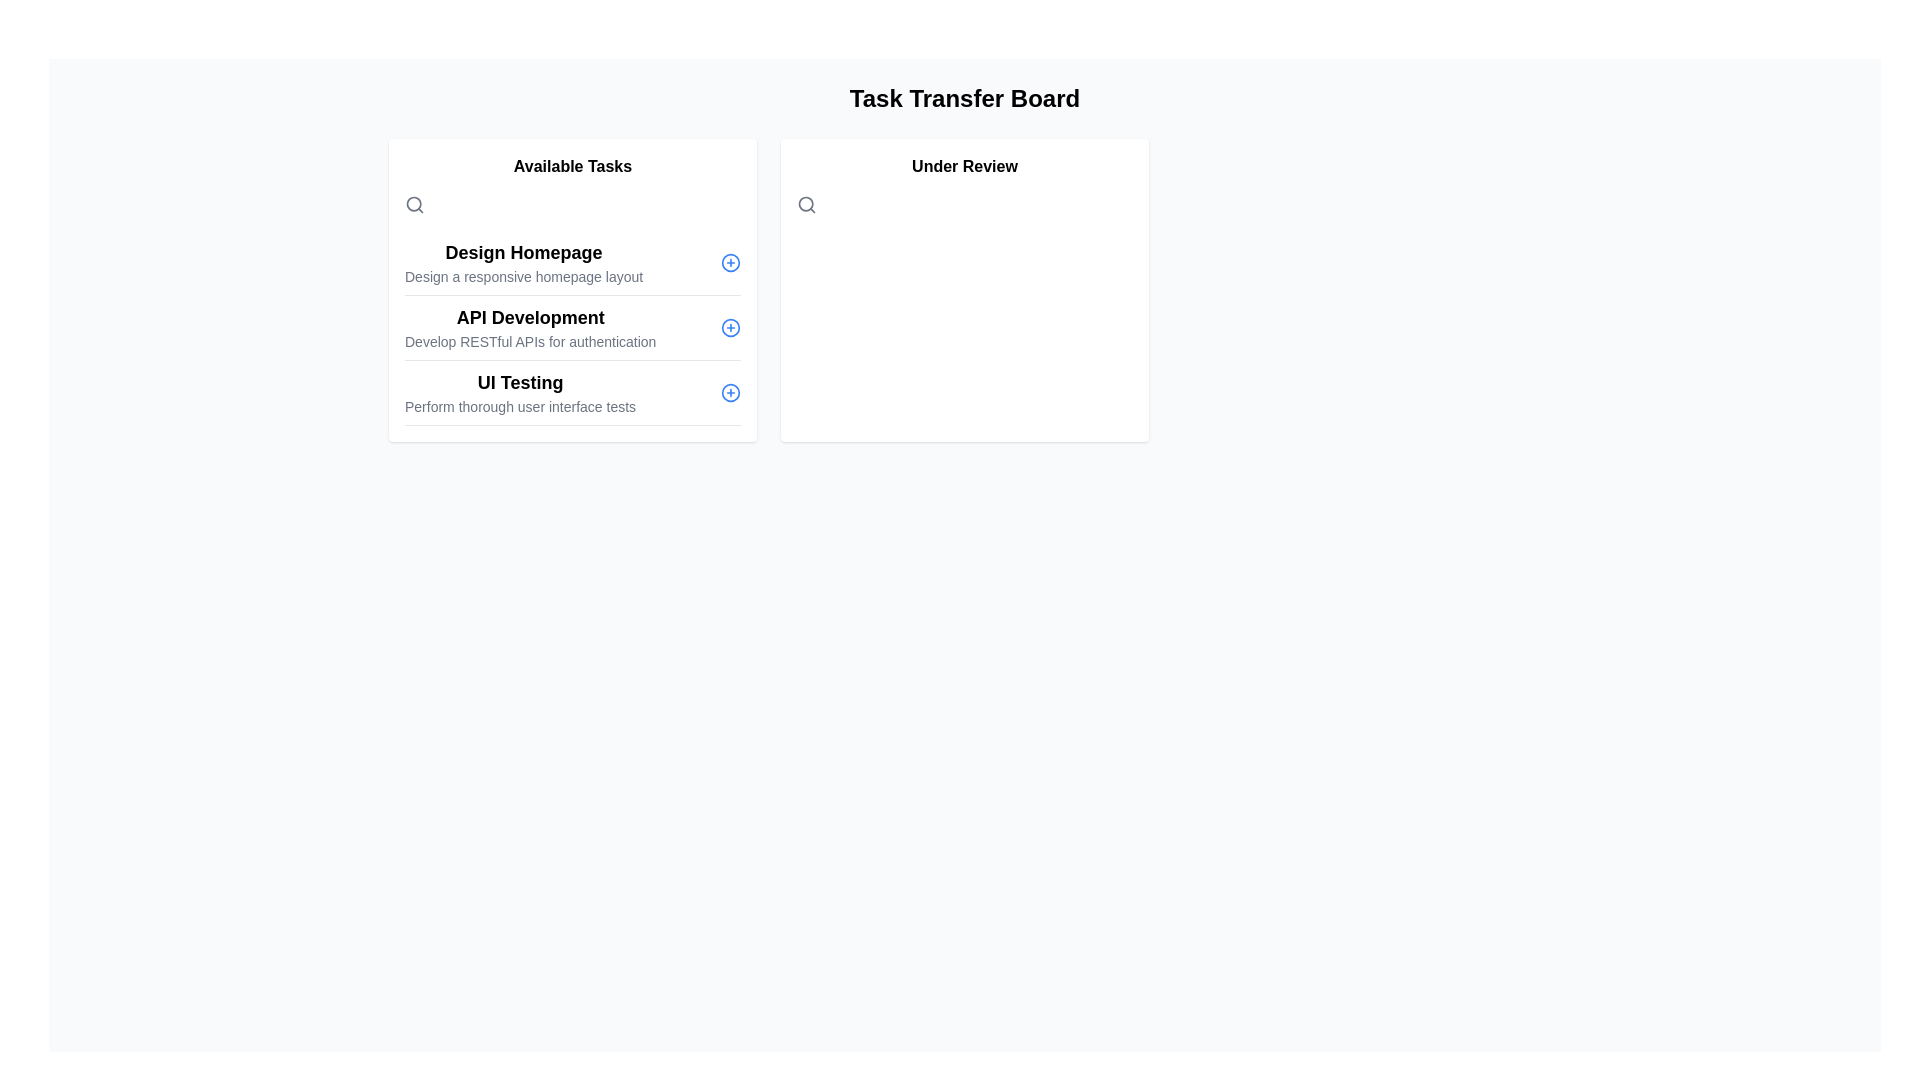 This screenshot has height=1080, width=1920. I want to click on the interactive icon-based button located at the far right of the 'API Development' task entry in the 'Available Tasks' column, so click(729, 326).